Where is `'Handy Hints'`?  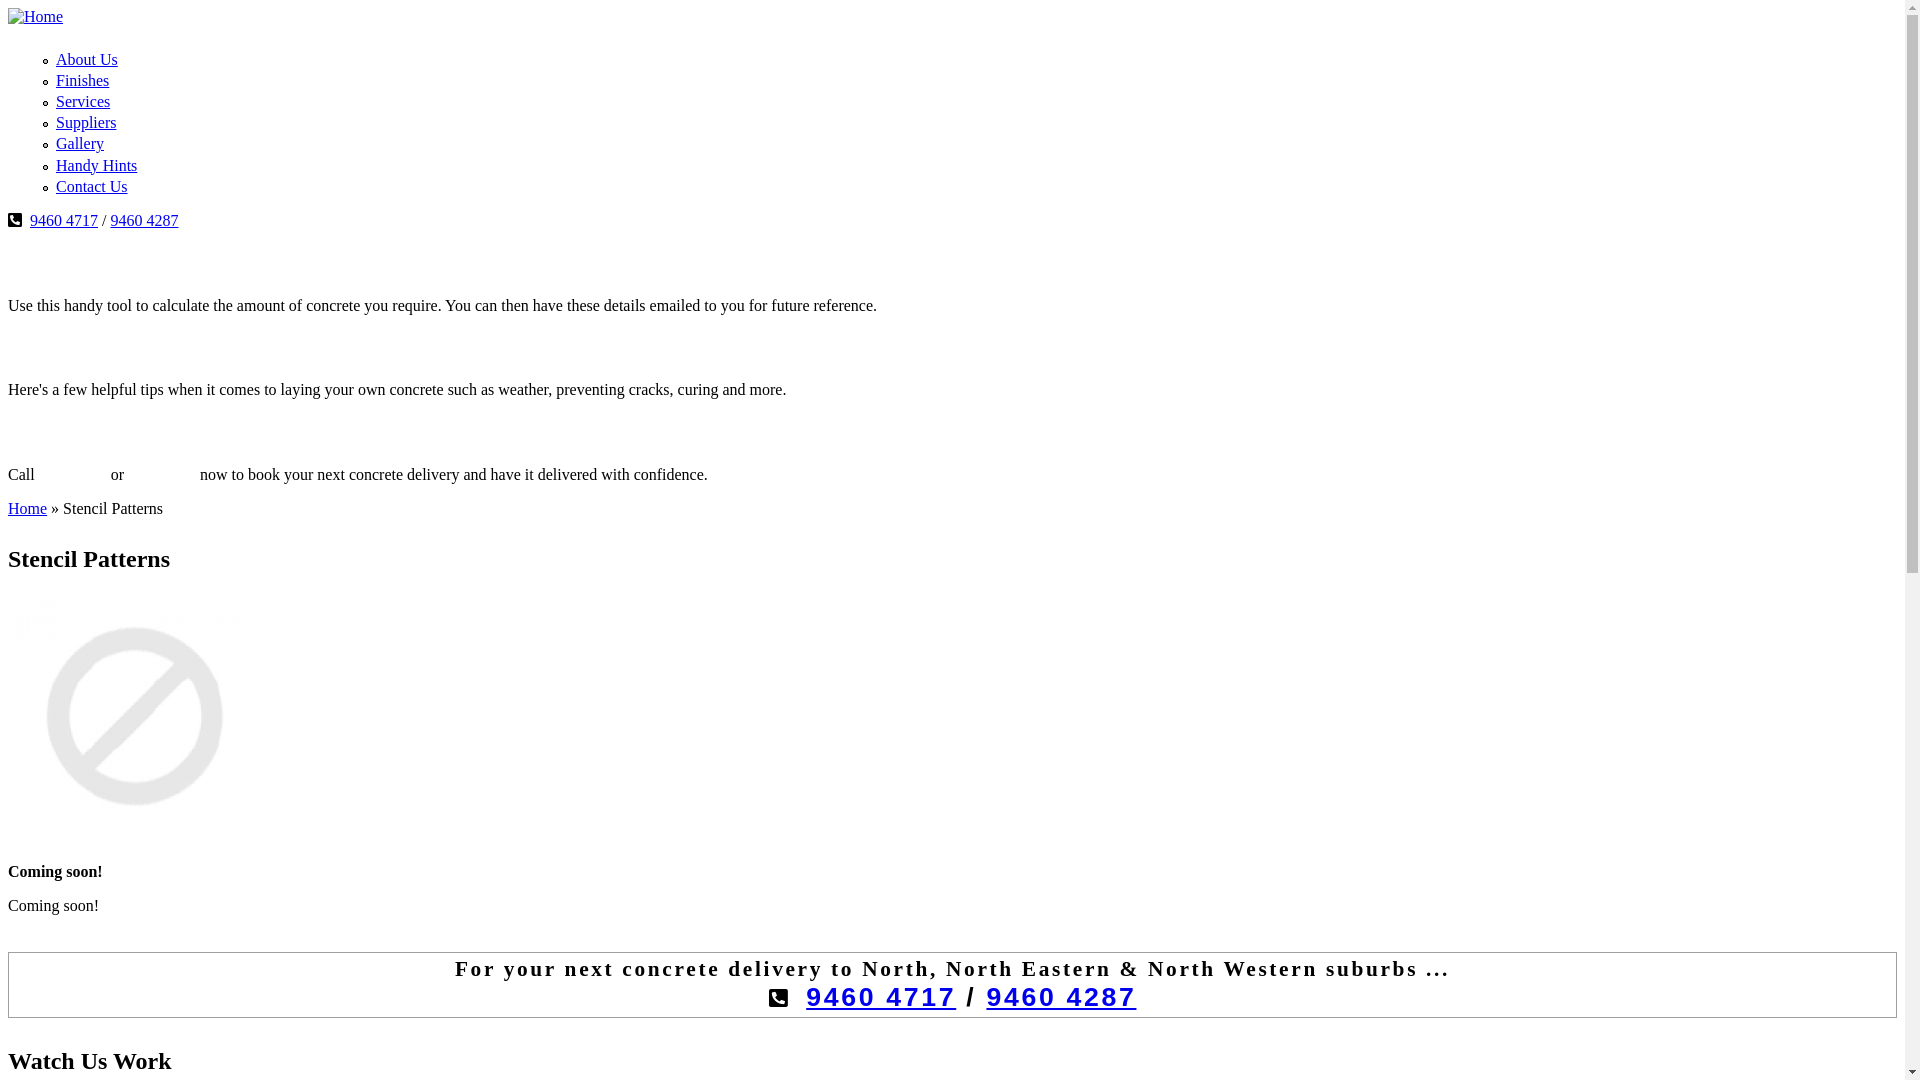 'Handy Hints' is located at coordinates (95, 164).